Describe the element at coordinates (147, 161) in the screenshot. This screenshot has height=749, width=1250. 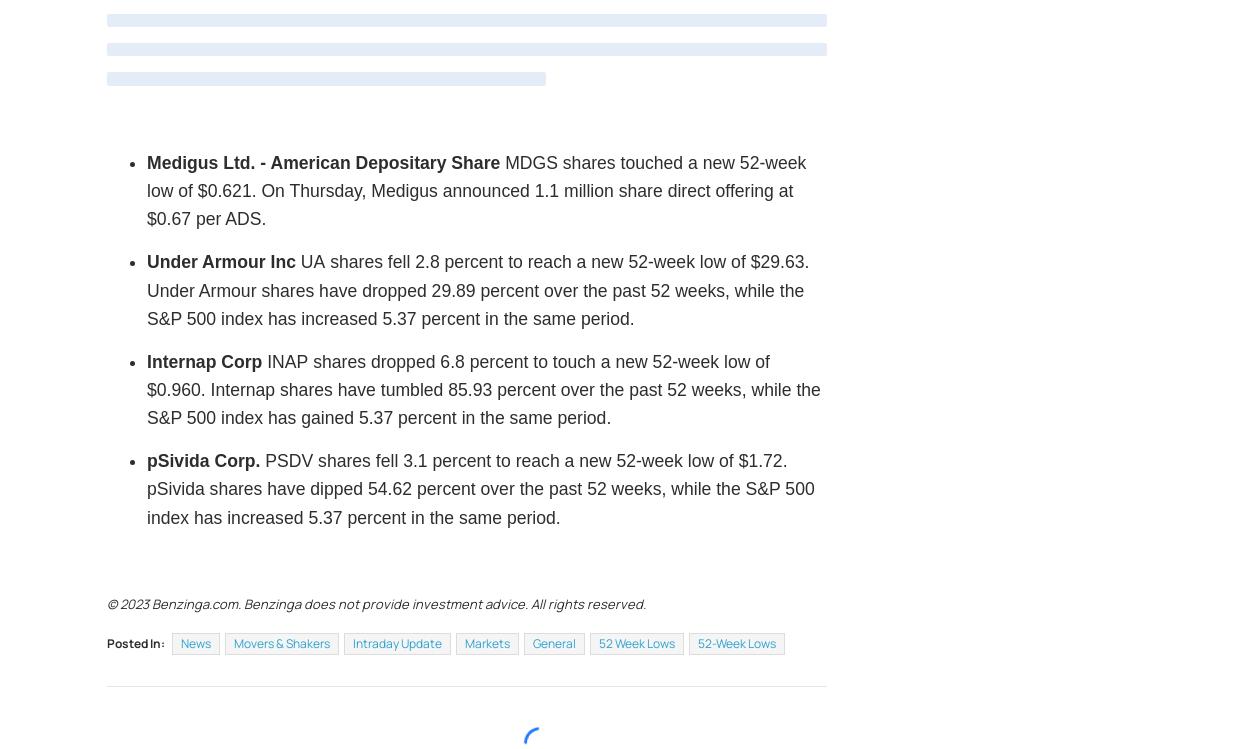
I see `'Medigus Ltd. - American Depositary Share'` at that location.